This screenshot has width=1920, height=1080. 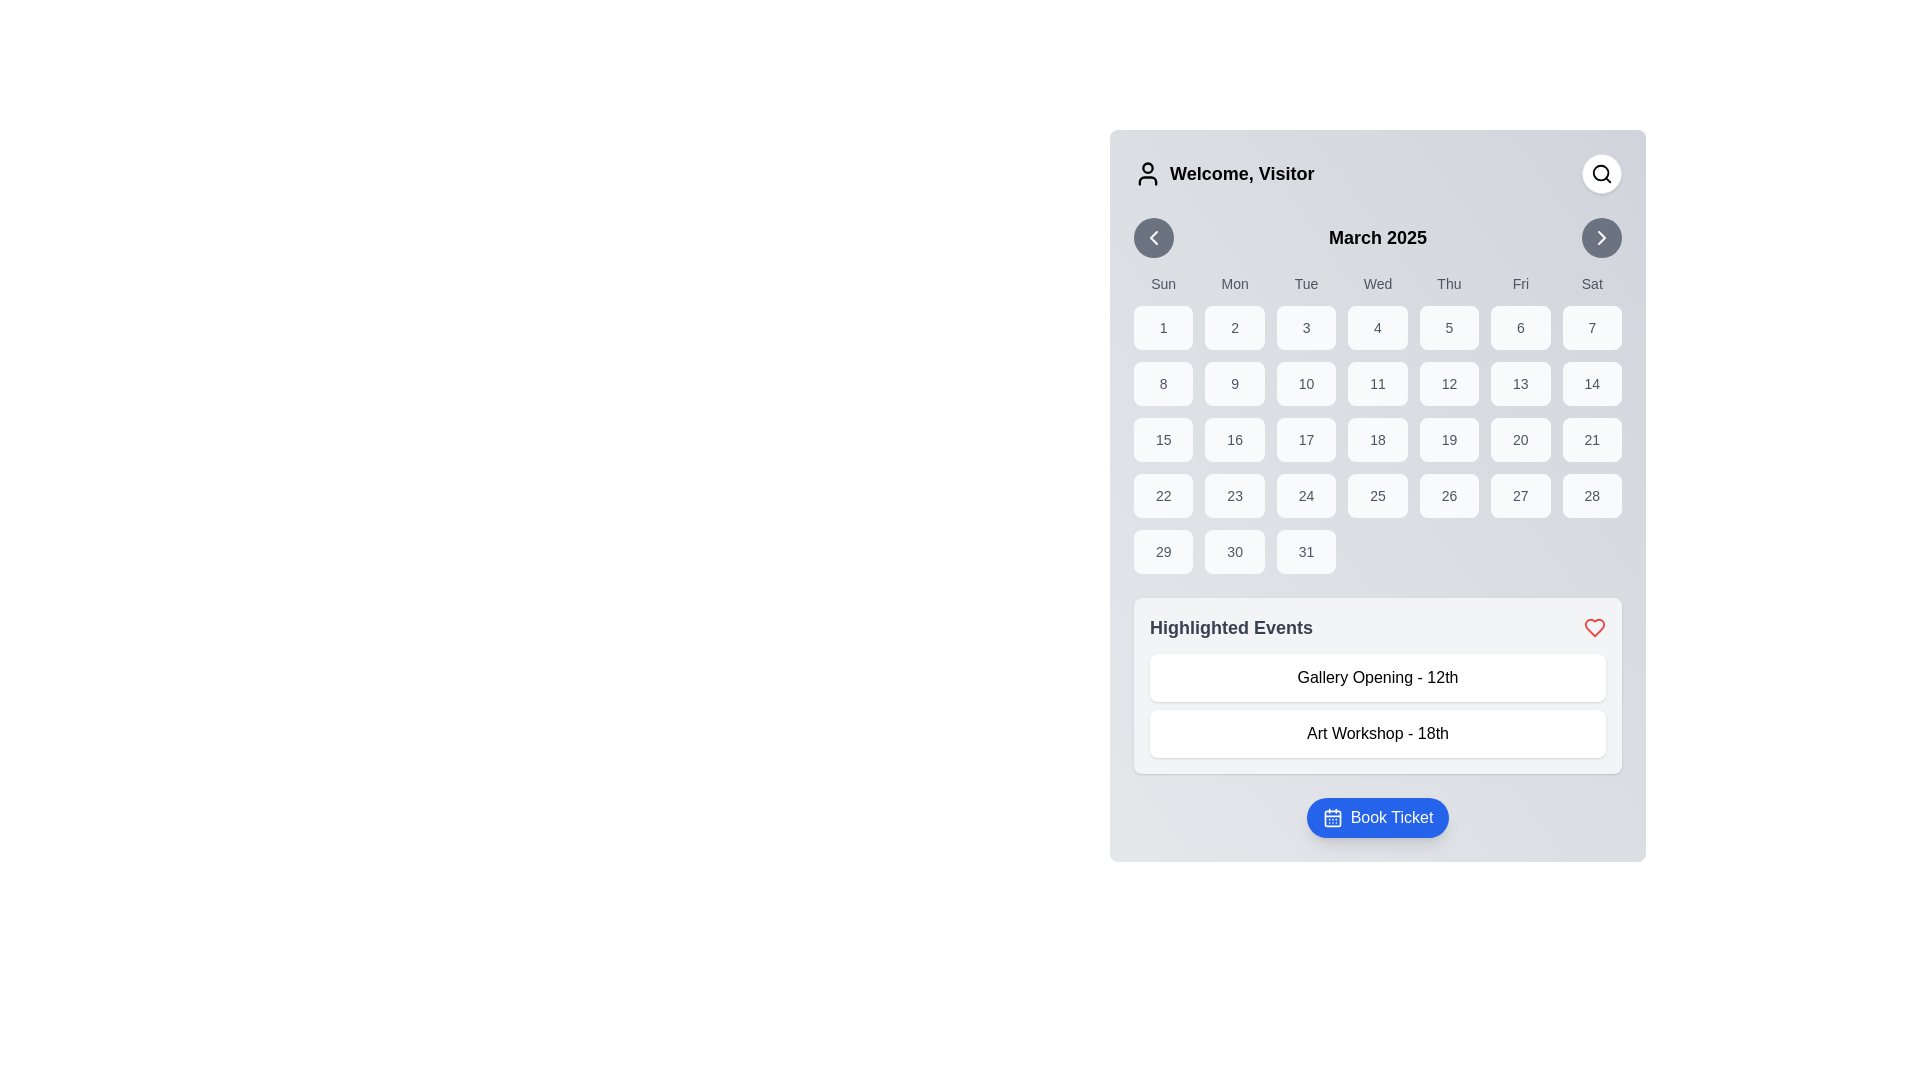 What do you see at coordinates (1520, 438) in the screenshot?
I see `the button-like component representing the selectable date in the calendar view located under the 'Fri' column in the fourth row` at bounding box center [1520, 438].